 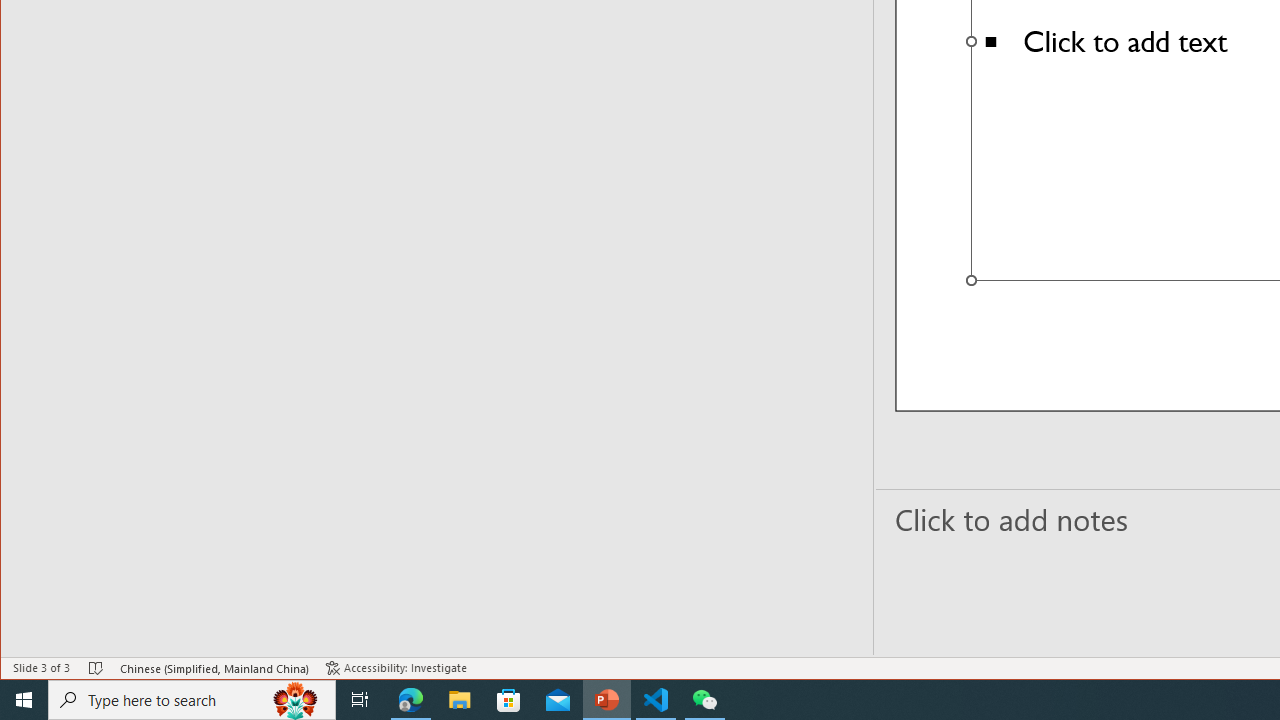 I want to click on 'Start', so click(x=24, y=698).